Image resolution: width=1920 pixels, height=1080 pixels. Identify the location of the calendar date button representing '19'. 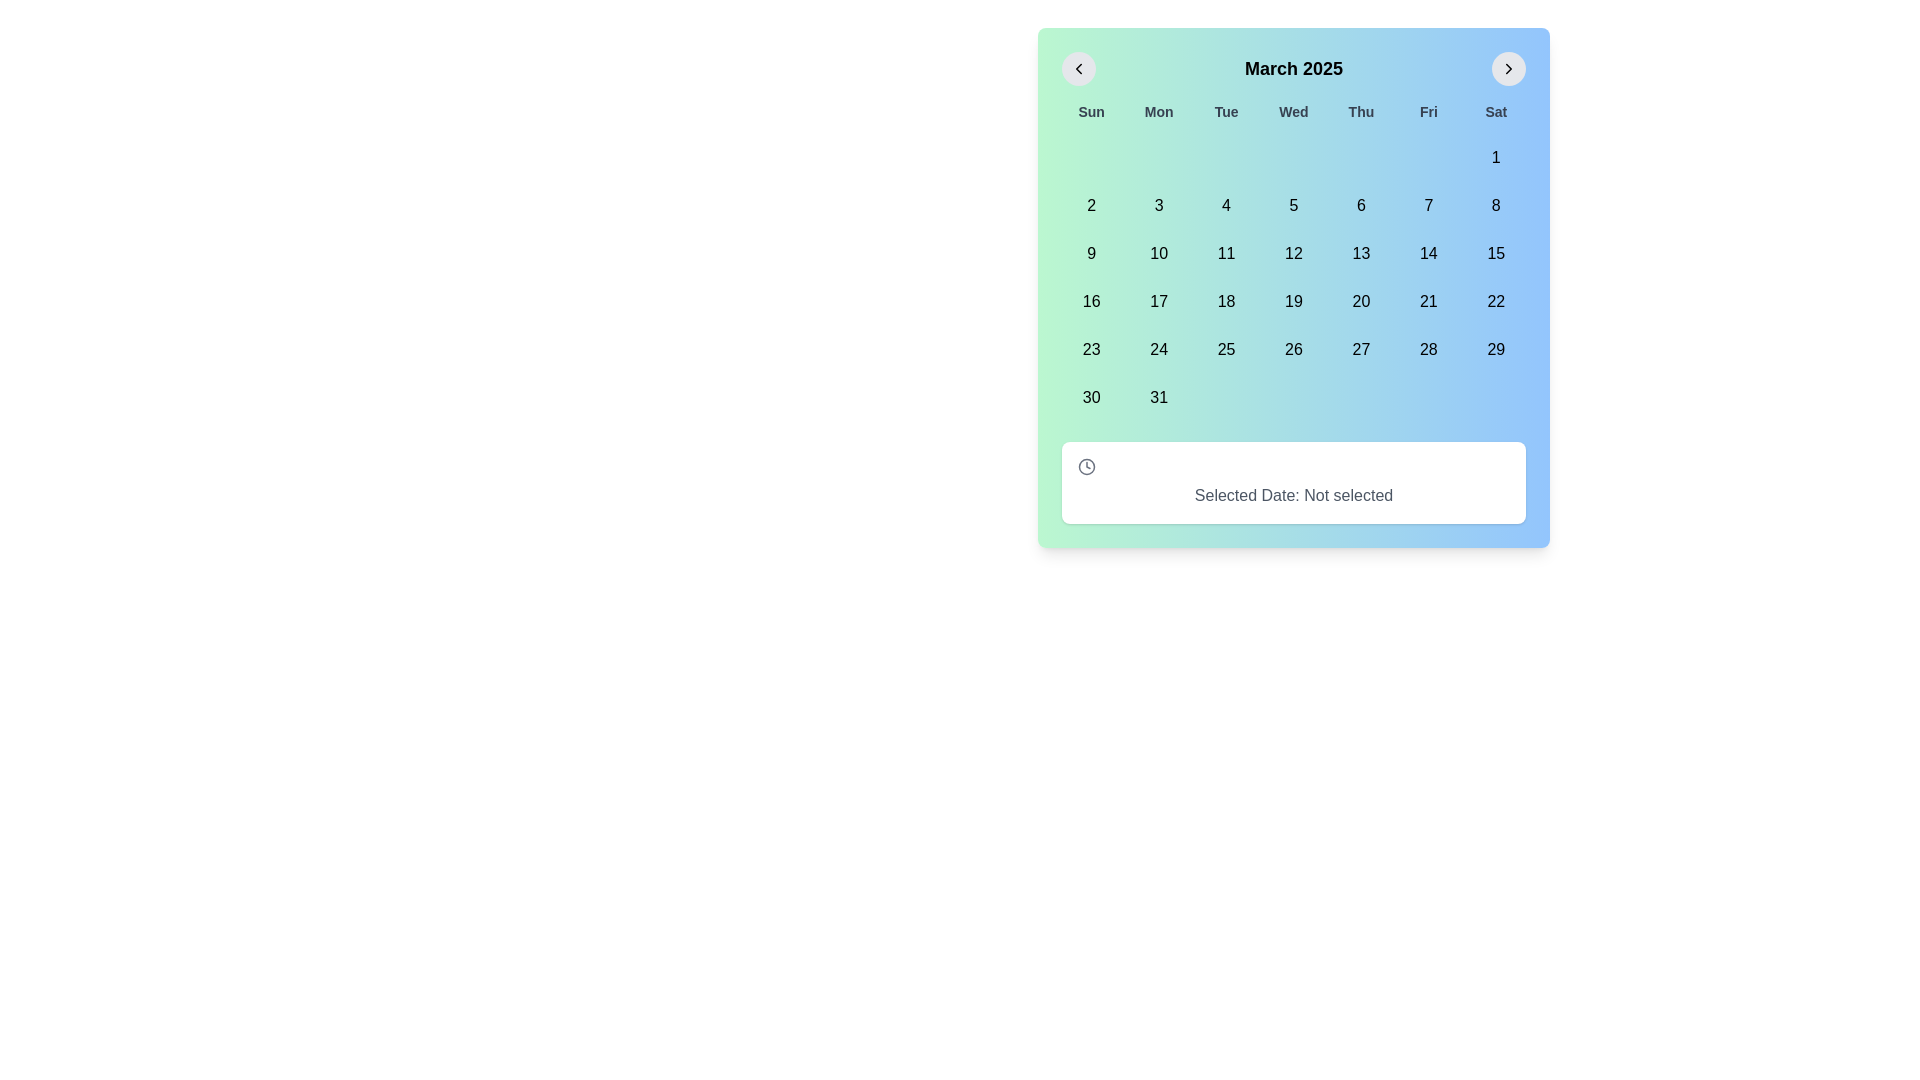
(1294, 301).